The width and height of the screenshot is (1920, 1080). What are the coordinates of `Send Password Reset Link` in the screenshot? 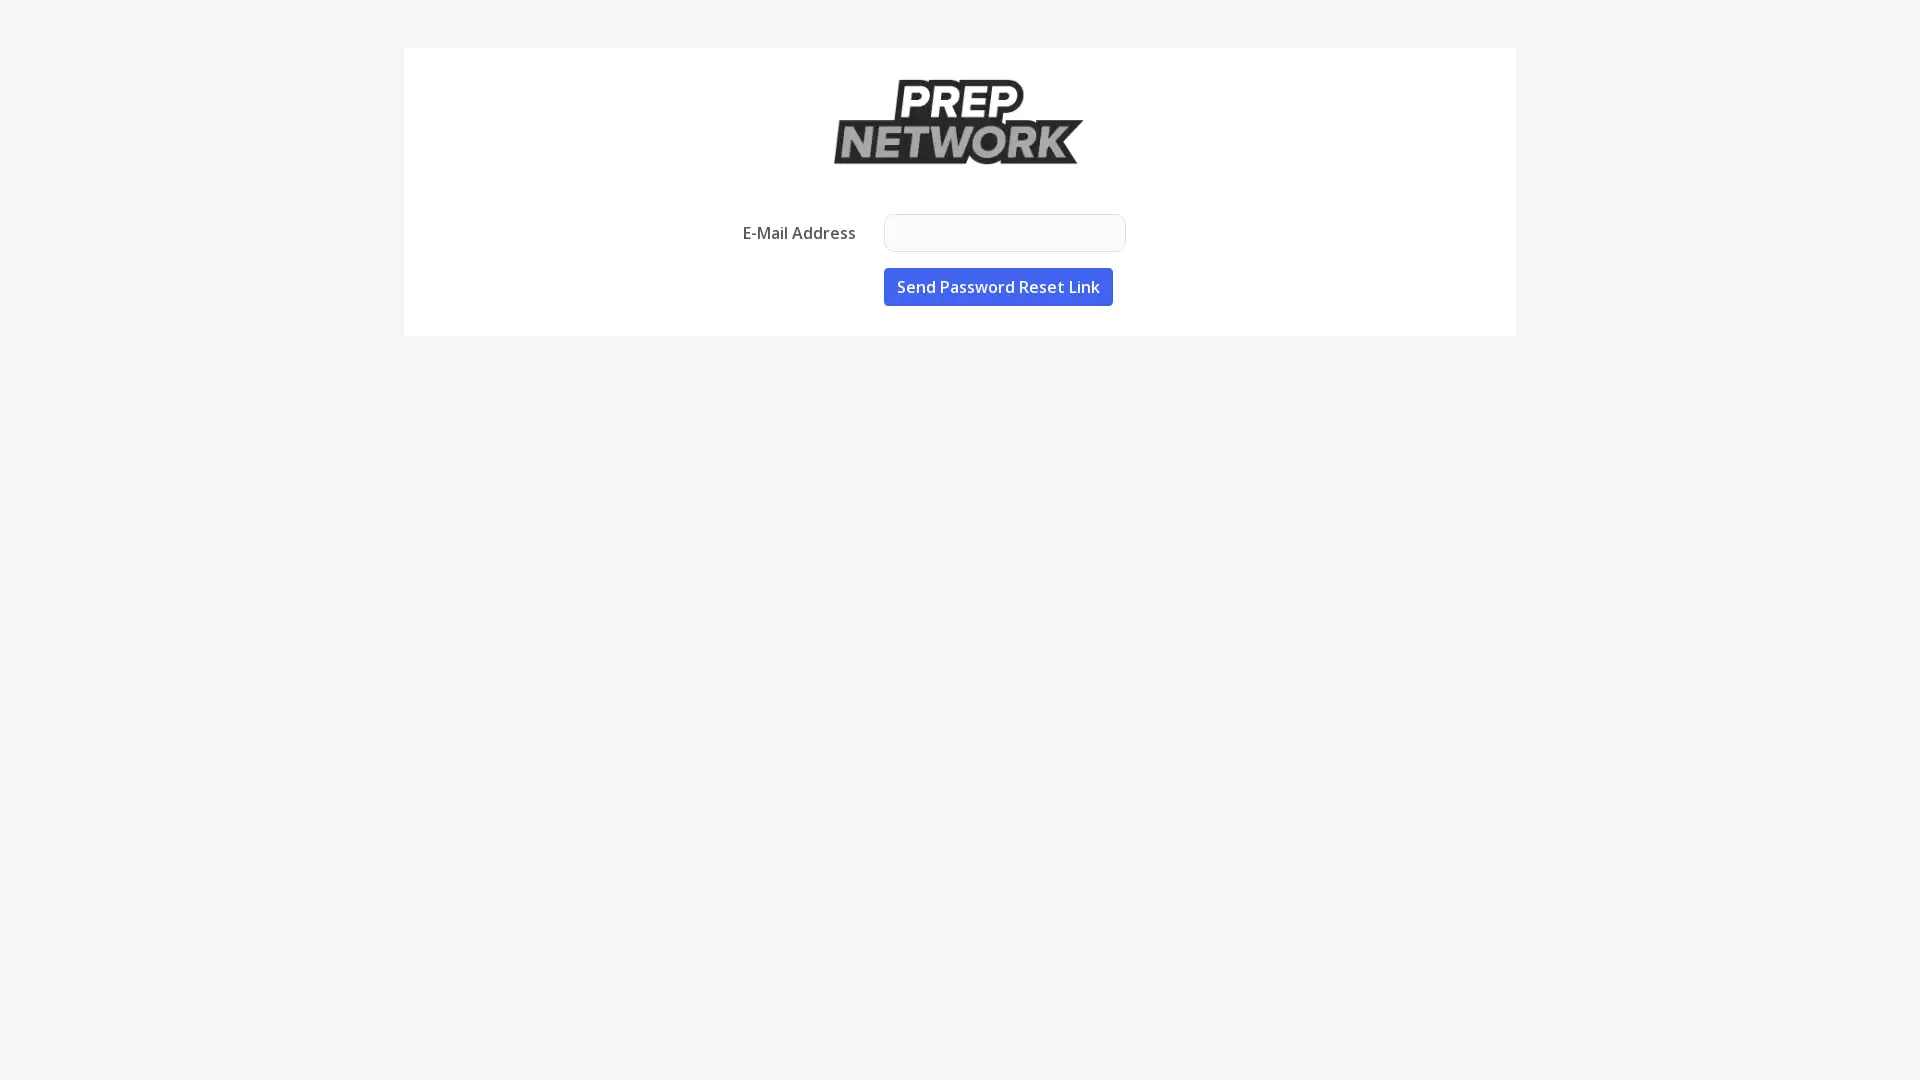 It's located at (998, 285).